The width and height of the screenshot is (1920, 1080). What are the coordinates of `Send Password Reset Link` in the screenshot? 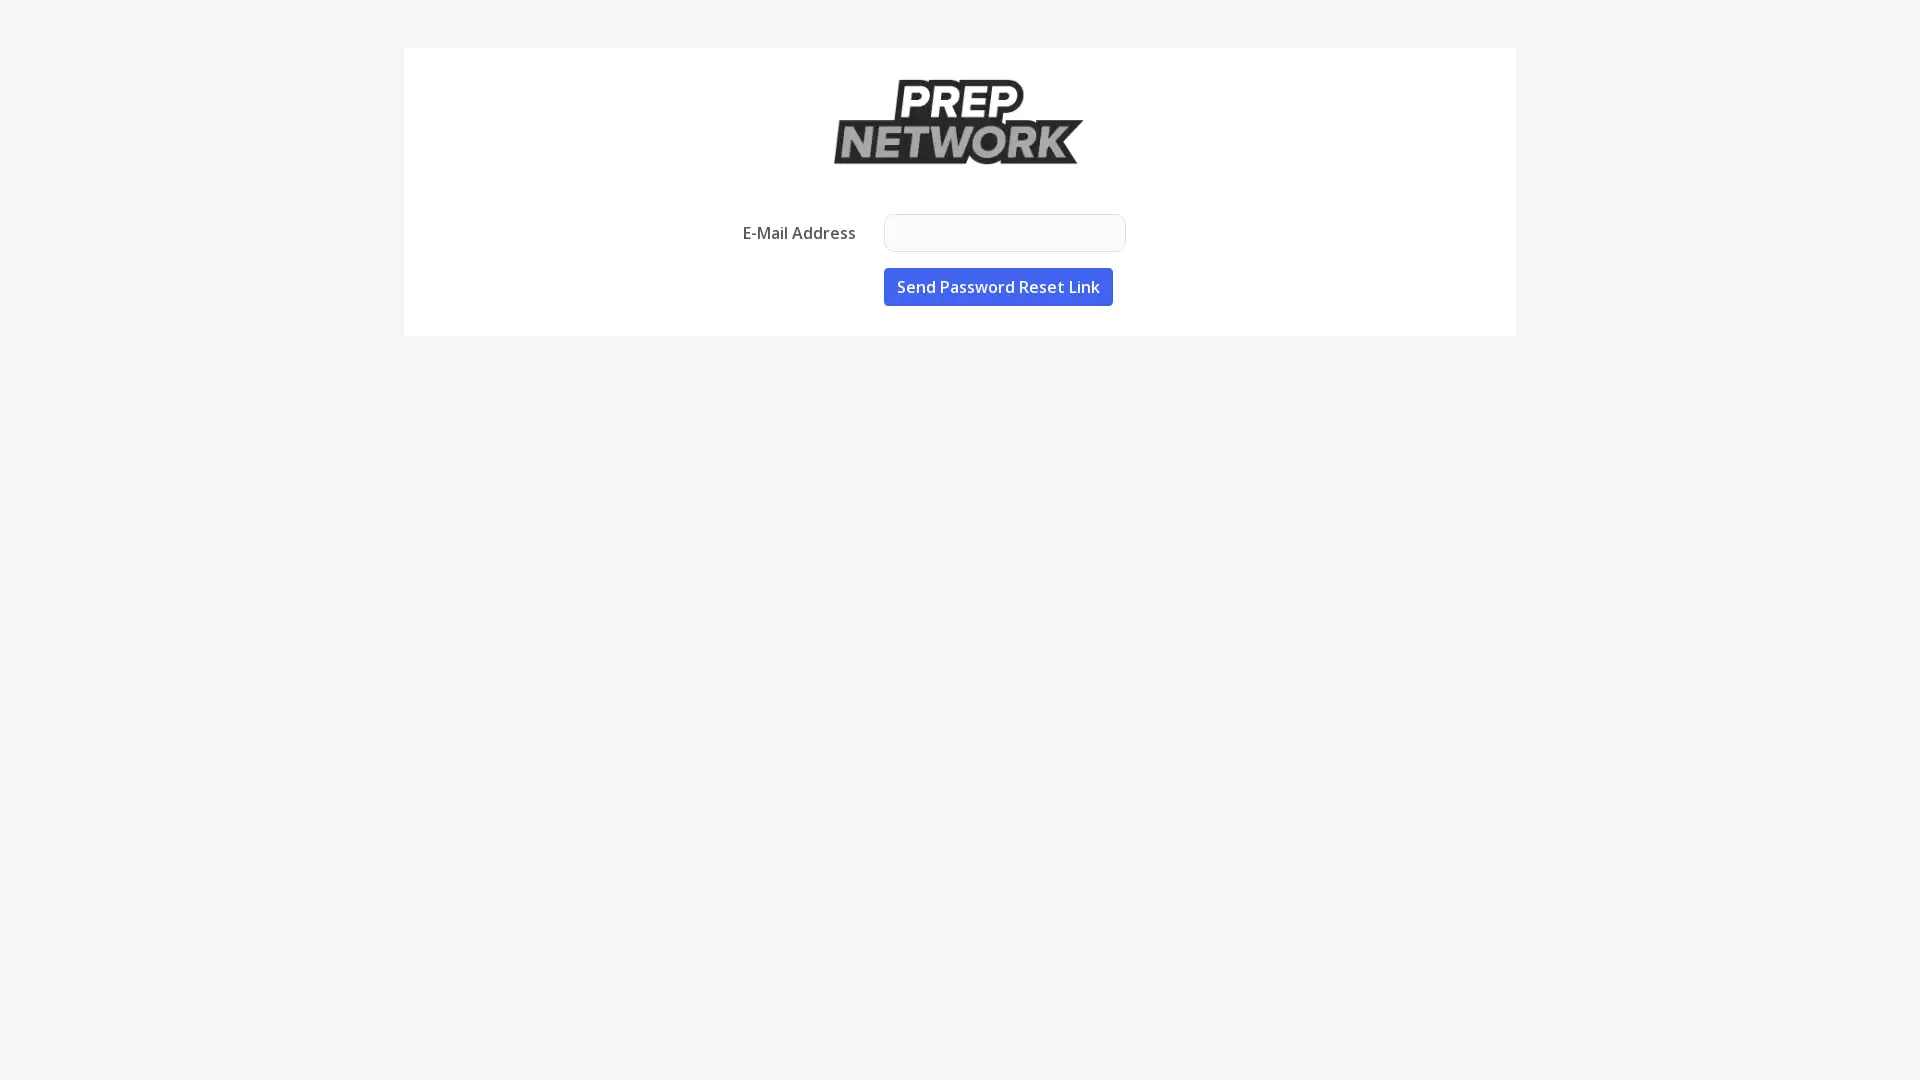 It's located at (998, 285).